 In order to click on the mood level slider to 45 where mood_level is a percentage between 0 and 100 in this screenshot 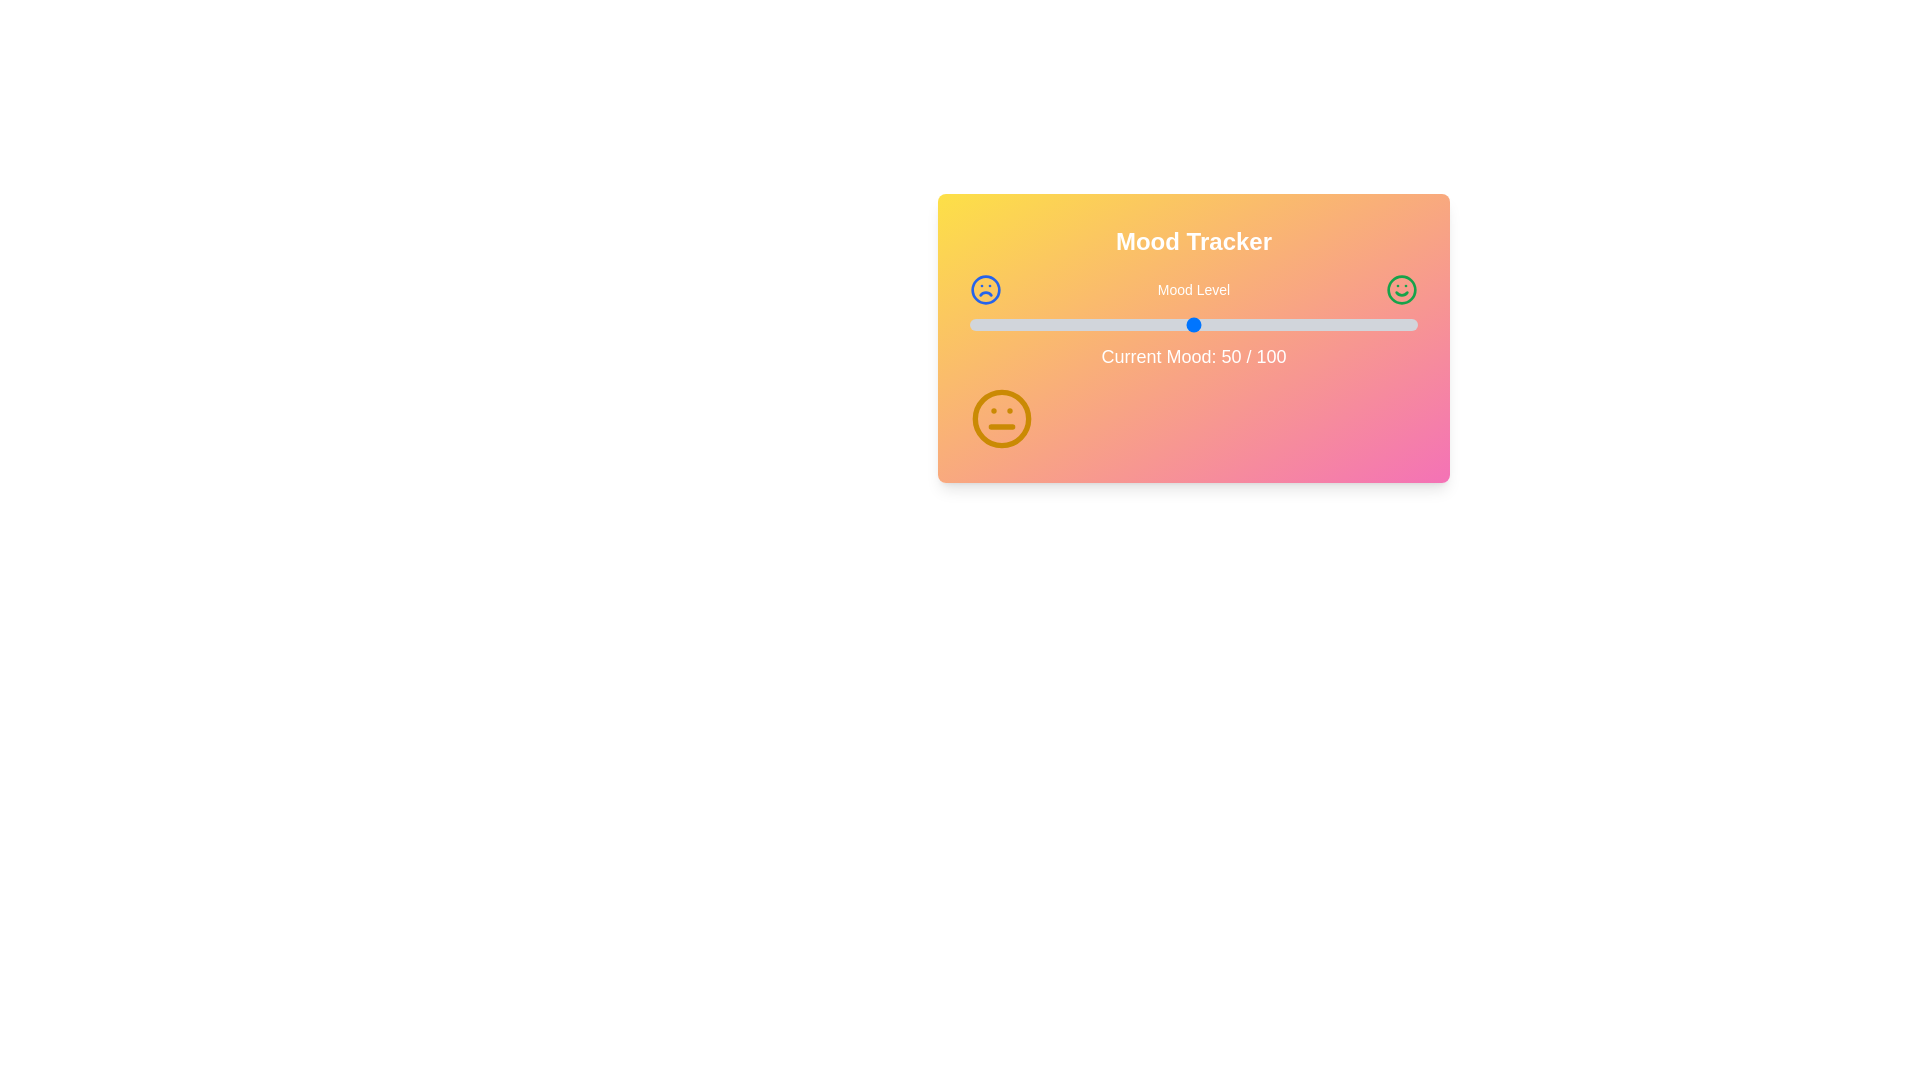, I will do `click(1171, 323)`.